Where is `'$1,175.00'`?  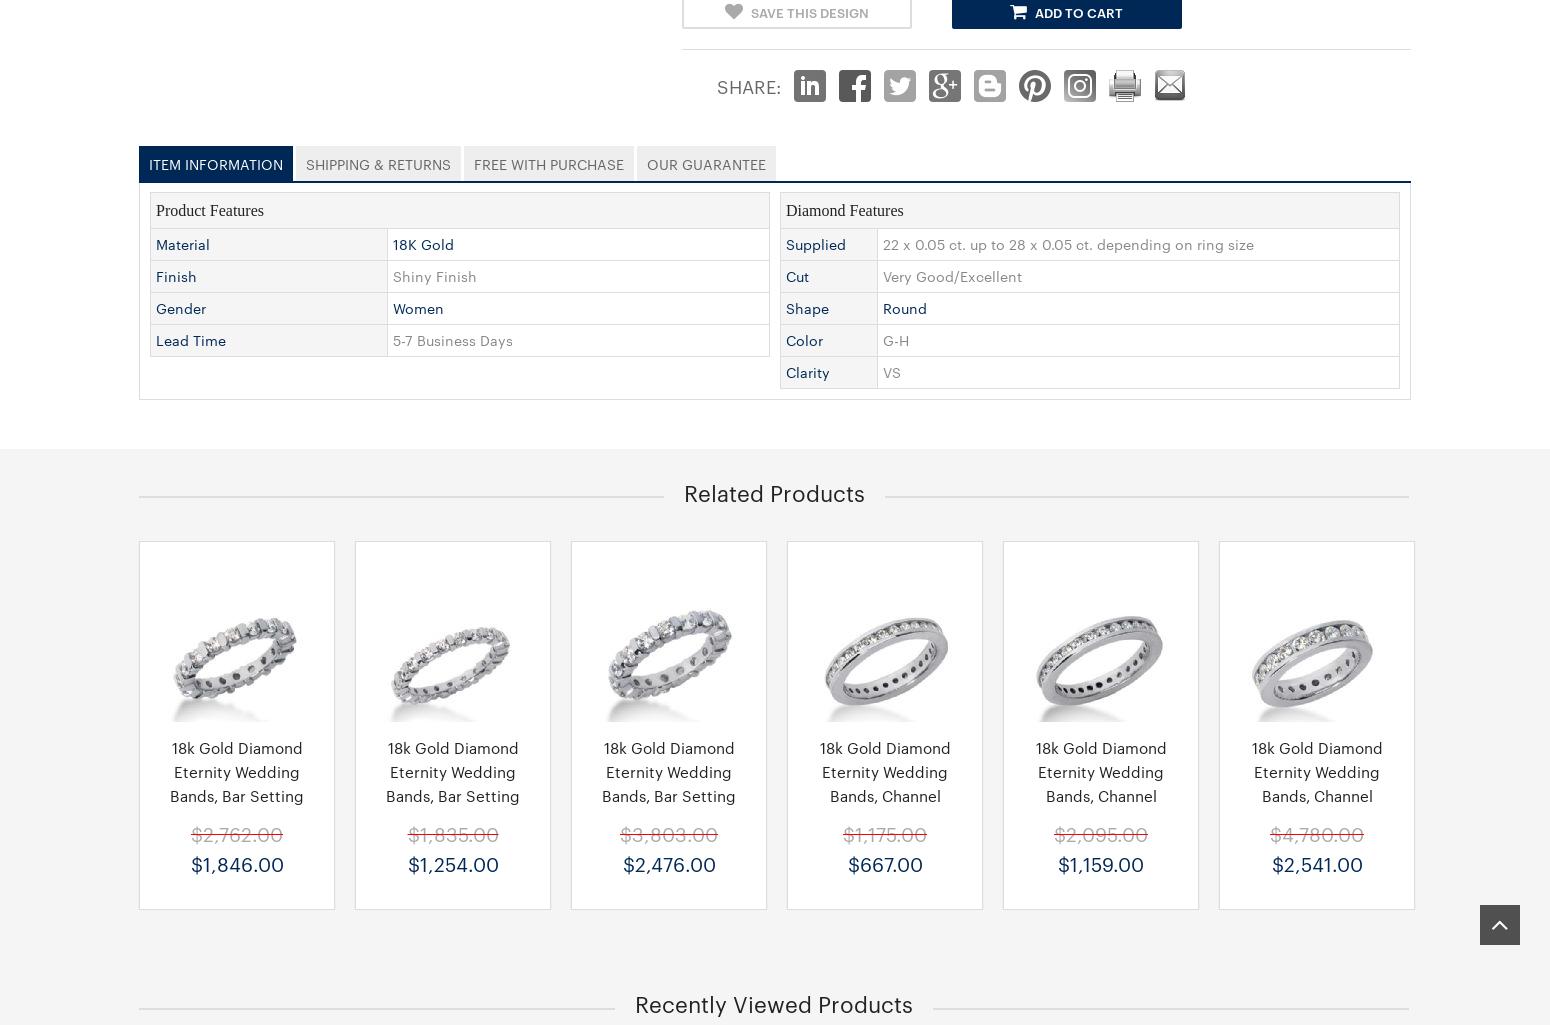
'$1,175.00' is located at coordinates (885, 832).